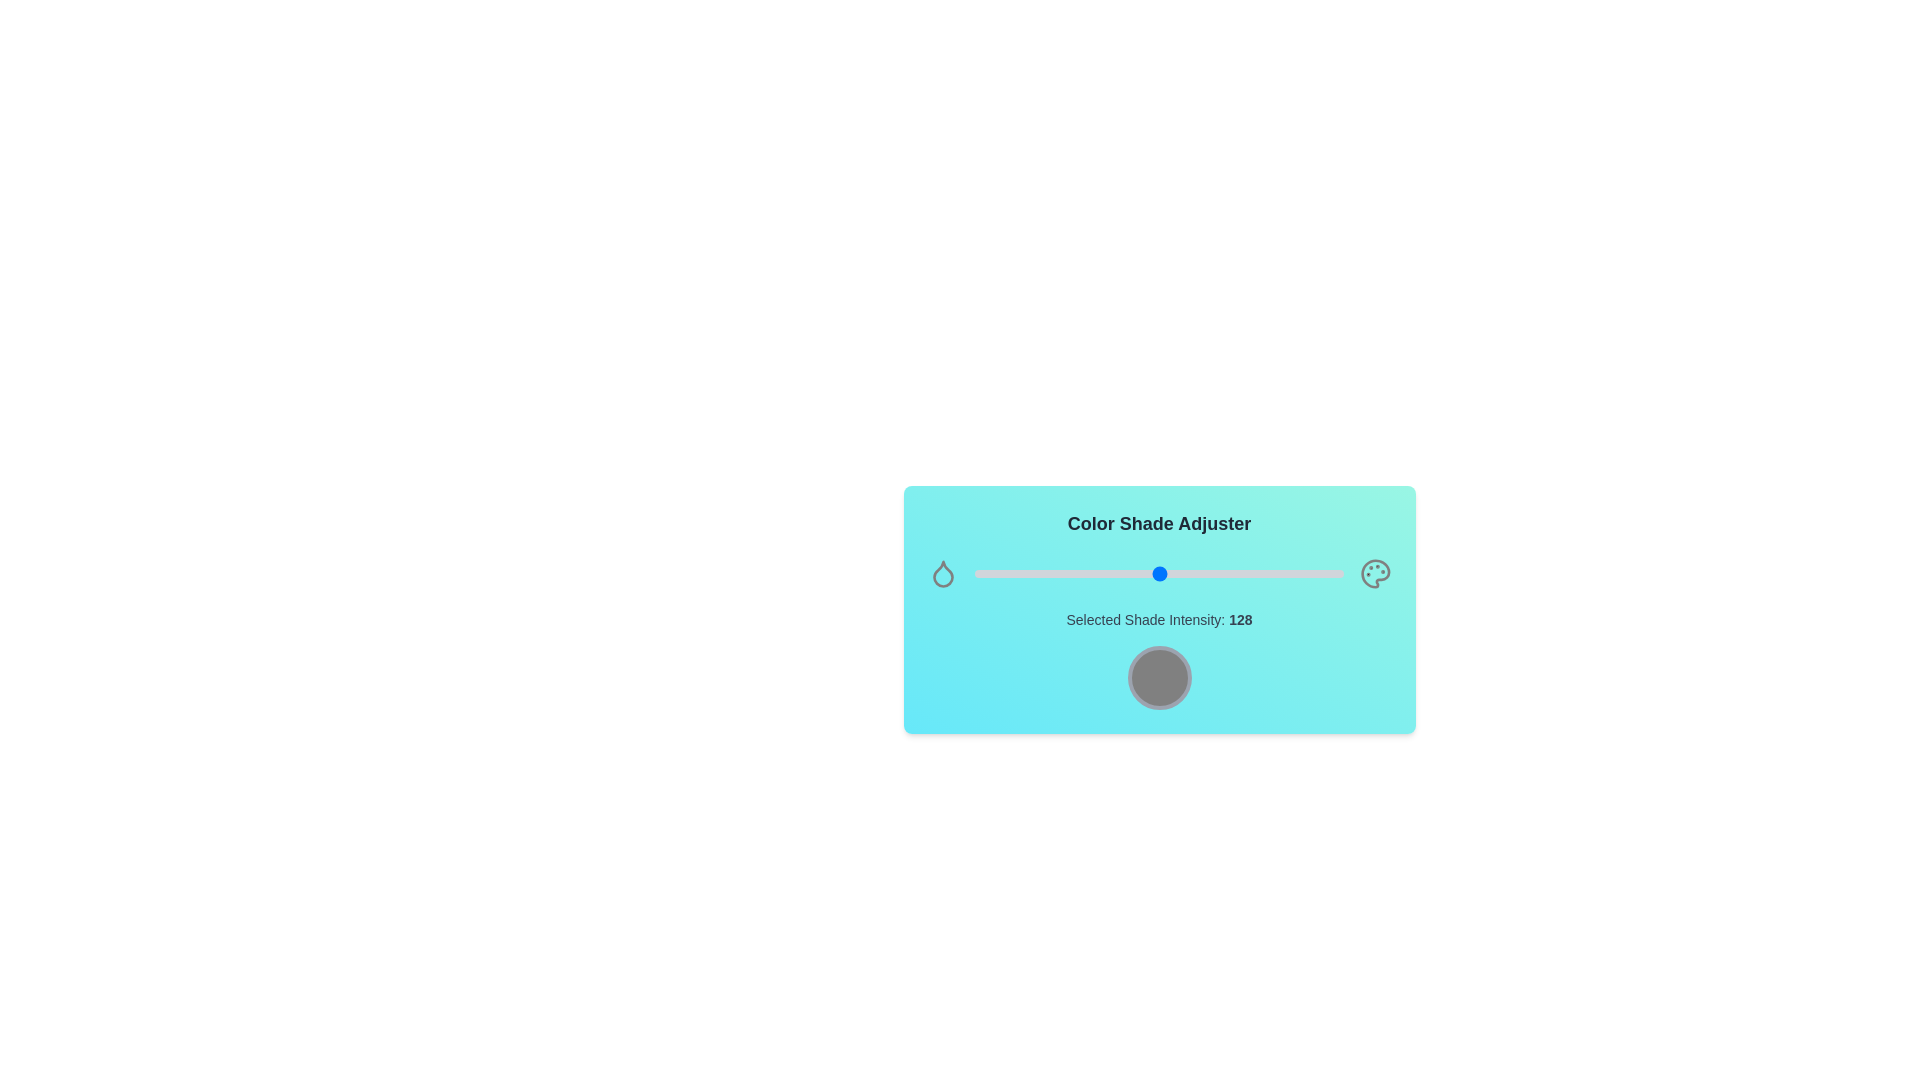 Image resolution: width=1920 pixels, height=1080 pixels. I want to click on the shade intensity to 54 using the slider, so click(1052, 574).